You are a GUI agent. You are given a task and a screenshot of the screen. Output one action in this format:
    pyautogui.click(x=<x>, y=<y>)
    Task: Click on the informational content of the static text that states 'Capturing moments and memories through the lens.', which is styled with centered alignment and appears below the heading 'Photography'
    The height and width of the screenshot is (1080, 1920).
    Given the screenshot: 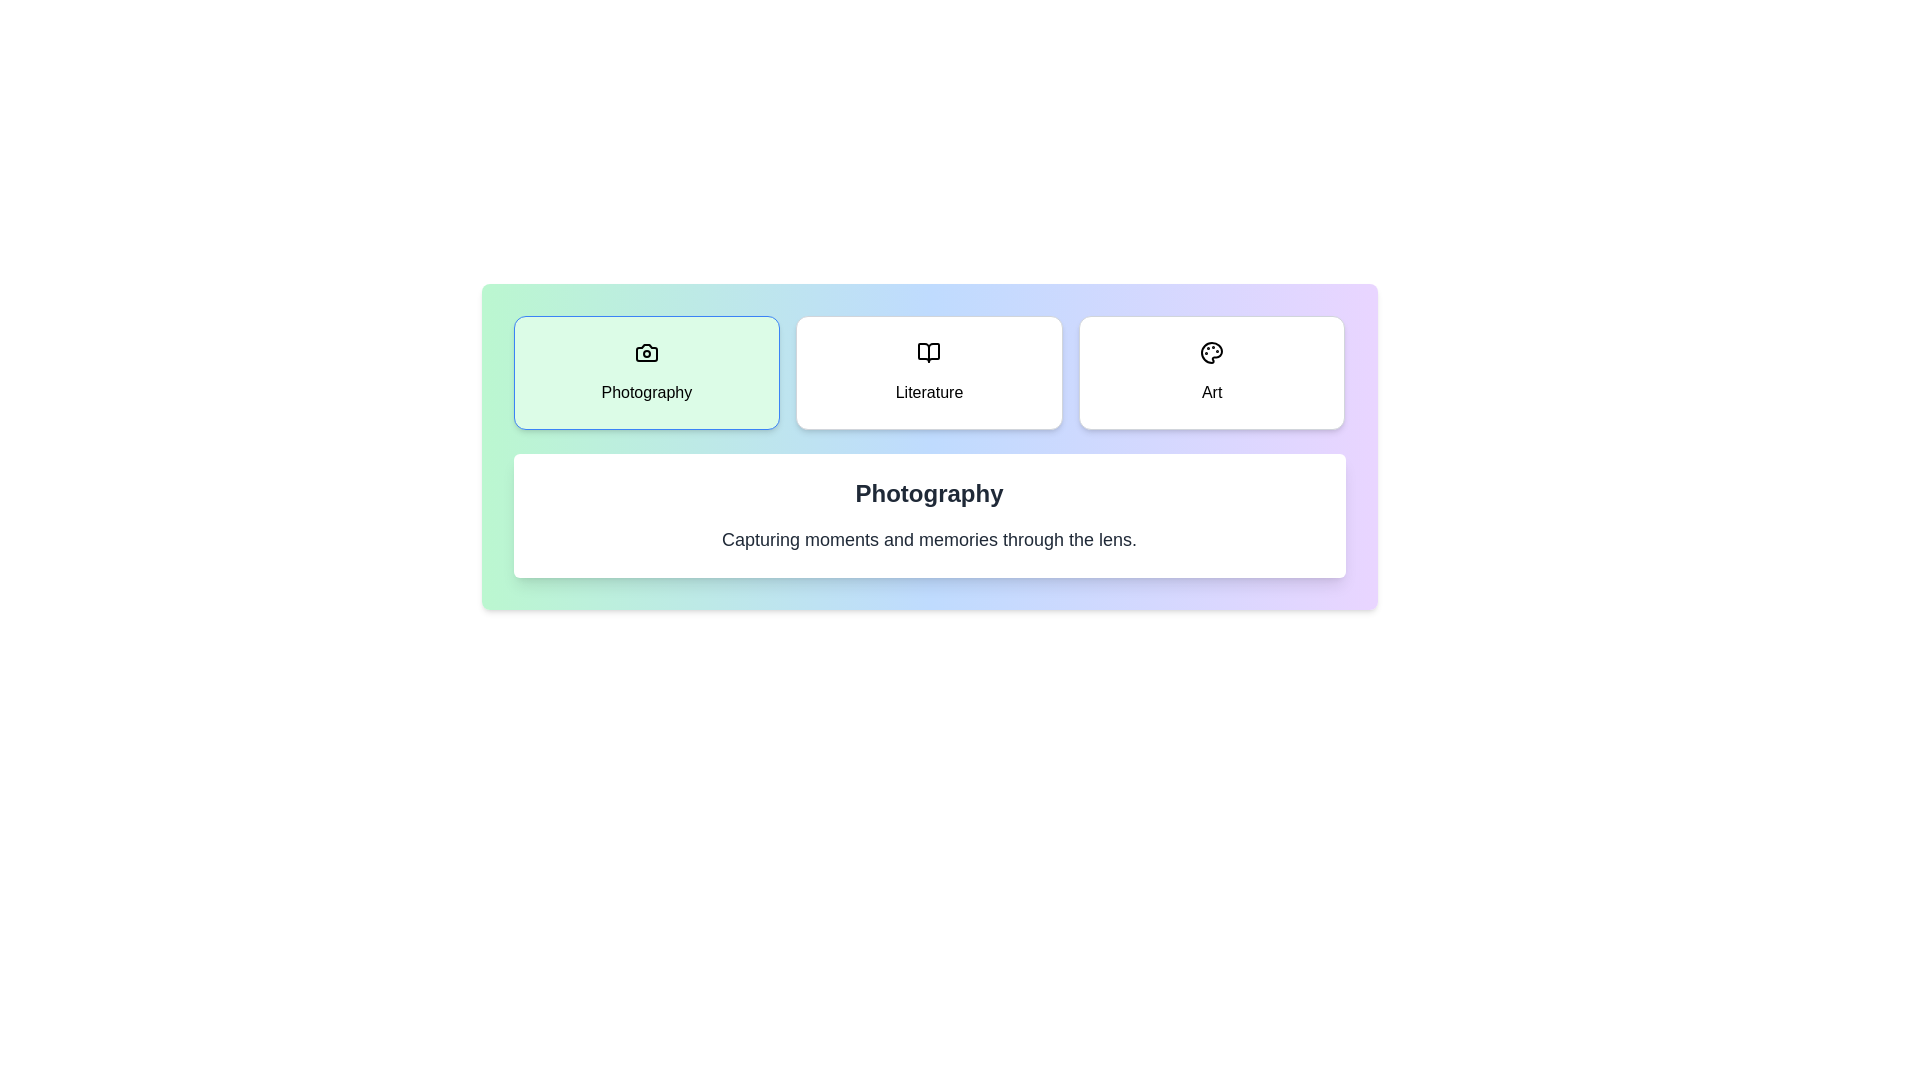 What is the action you would take?
    pyautogui.click(x=928, y=540)
    